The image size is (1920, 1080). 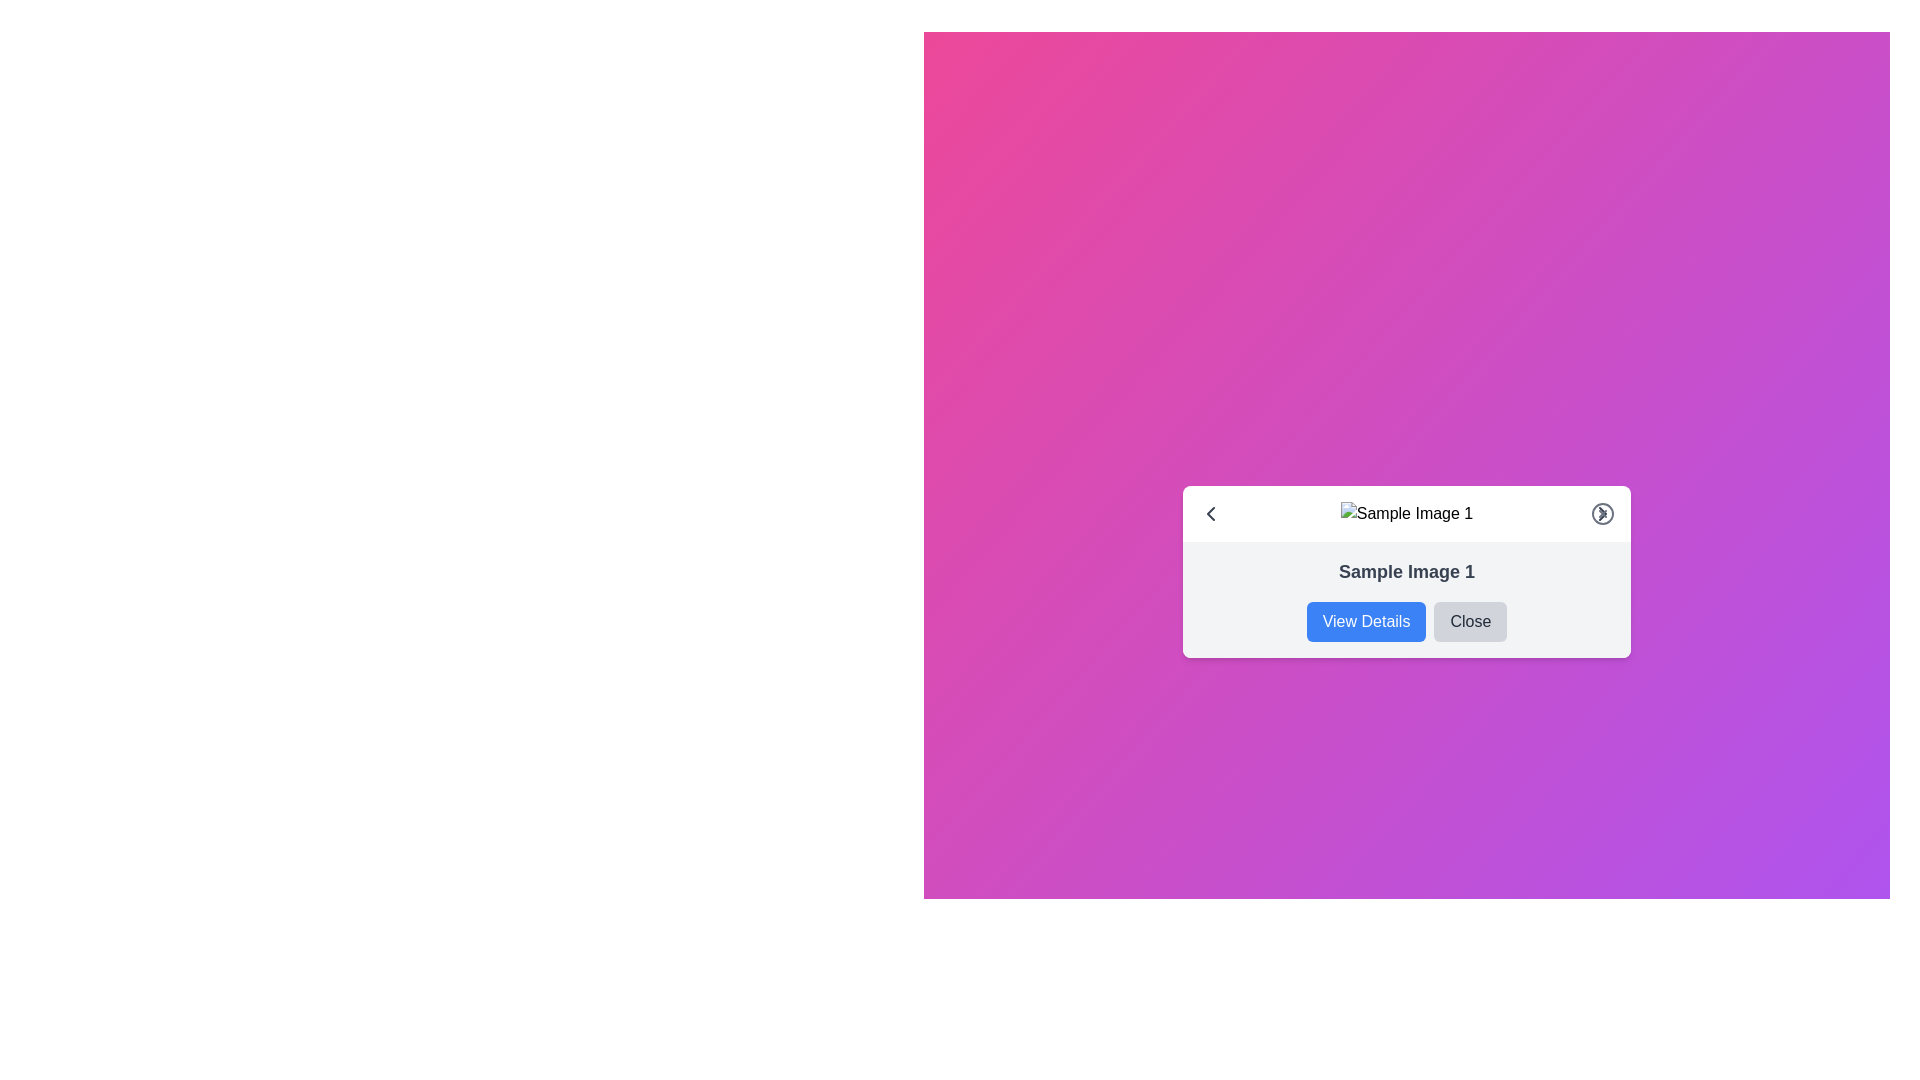 What do you see at coordinates (1603, 512) in the screenshot?
I see `the right-facing chevron icon located in the top-right corner of the dialog box, next to the 'Sample Image 1' title` at bounding box center [1603, 512].